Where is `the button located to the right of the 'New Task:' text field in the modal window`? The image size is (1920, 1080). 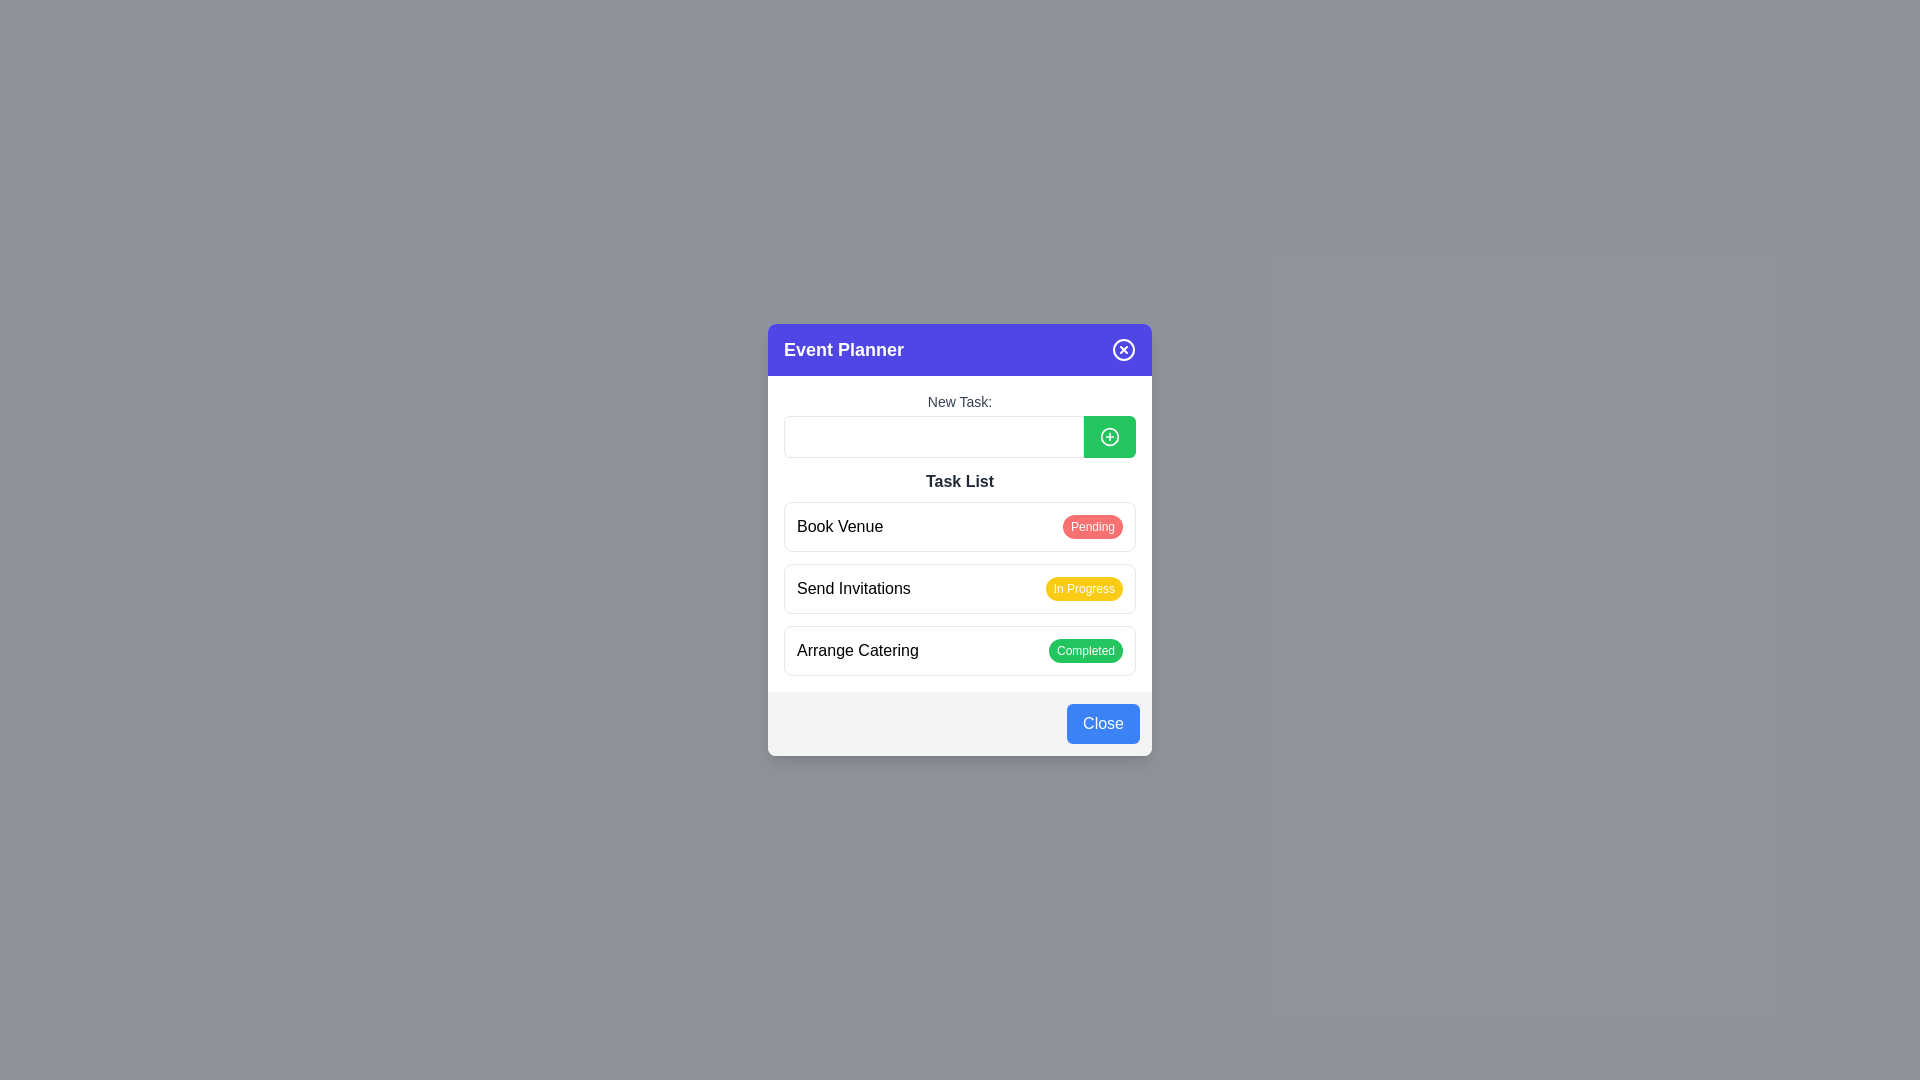
the button located to the right of the 'New Task:' text field in the modal window is located at coordinates (1108, 435).